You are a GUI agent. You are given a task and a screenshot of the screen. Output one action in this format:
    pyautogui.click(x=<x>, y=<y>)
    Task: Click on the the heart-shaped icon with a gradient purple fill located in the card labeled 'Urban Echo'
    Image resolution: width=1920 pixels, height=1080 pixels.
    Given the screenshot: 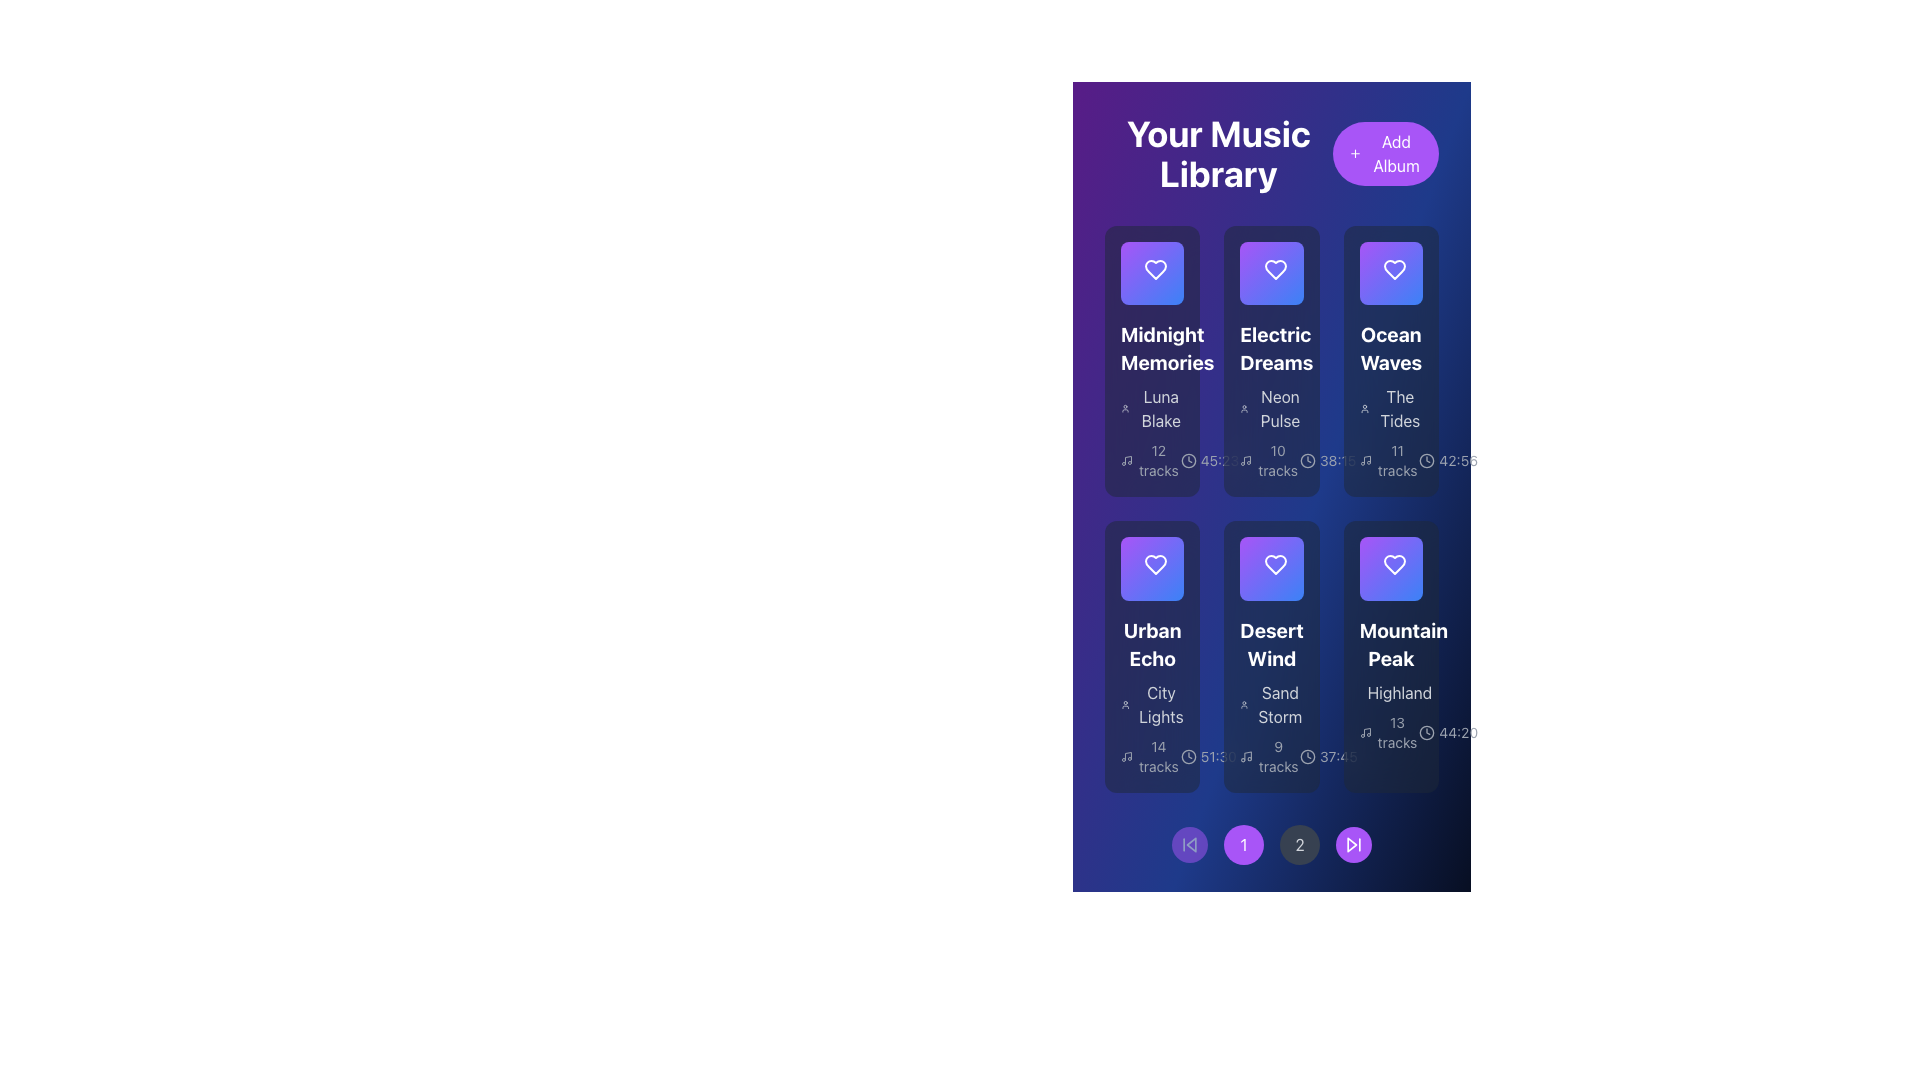 What is the action you would take?
    pyautogui.click(x=1156, y=565)
    